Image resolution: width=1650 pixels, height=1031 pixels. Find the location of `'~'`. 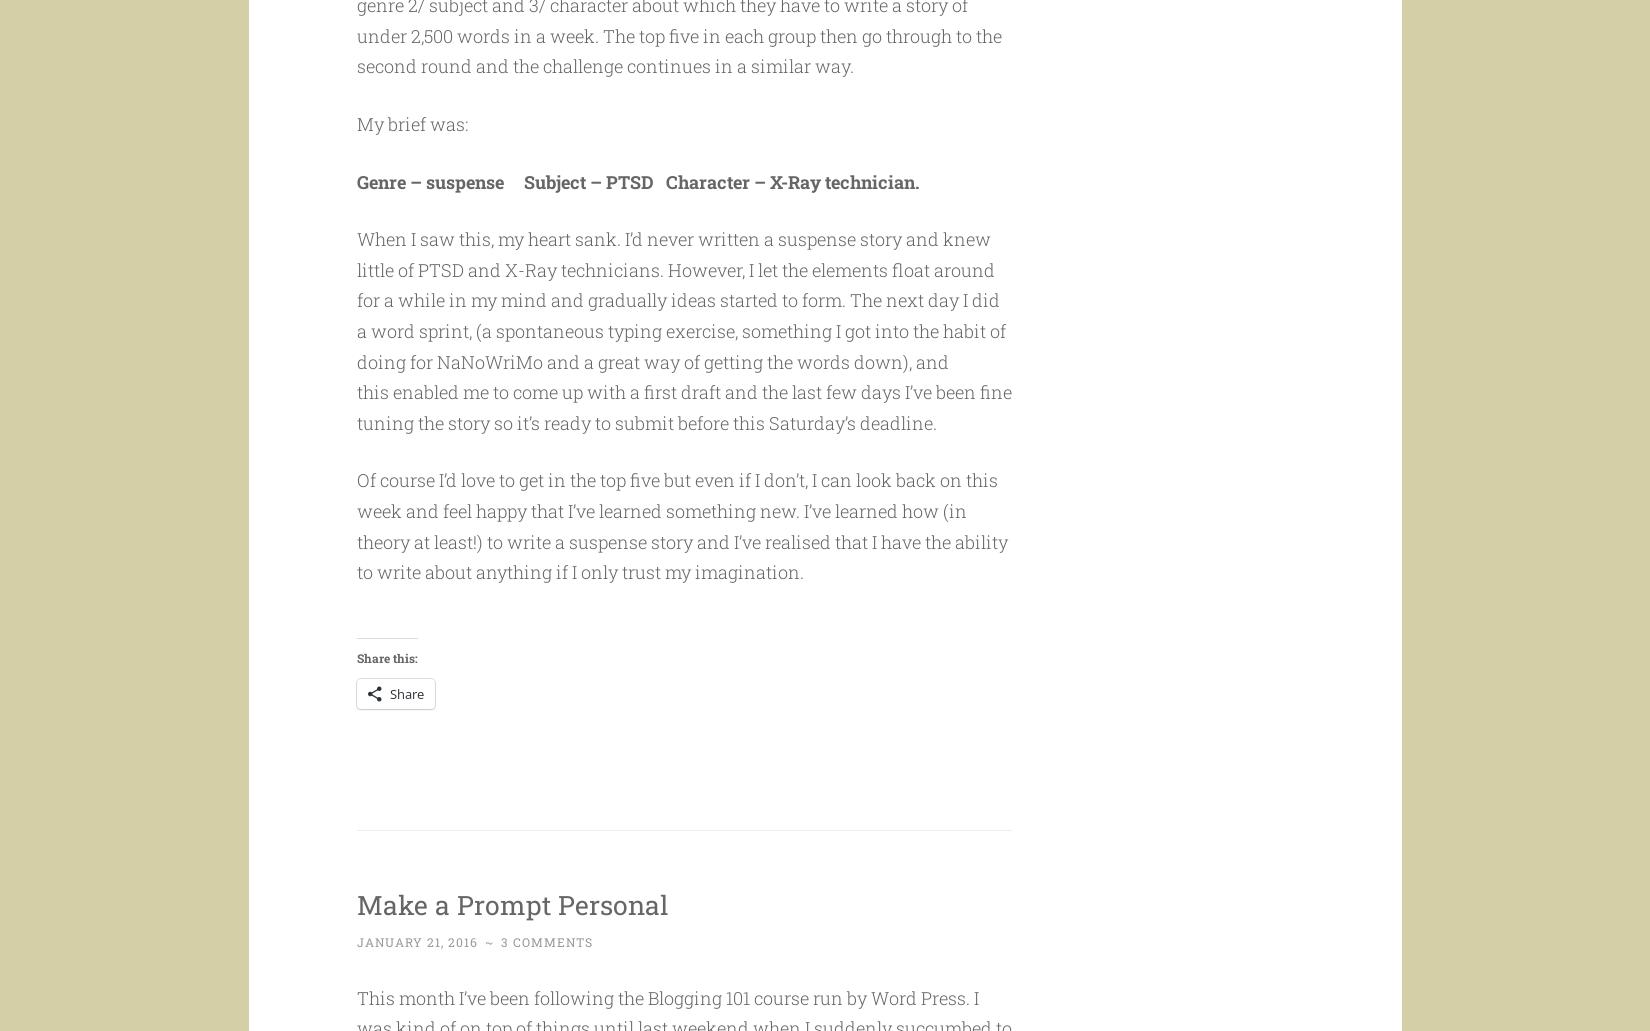

'~' is located at coordinates (489, 978).